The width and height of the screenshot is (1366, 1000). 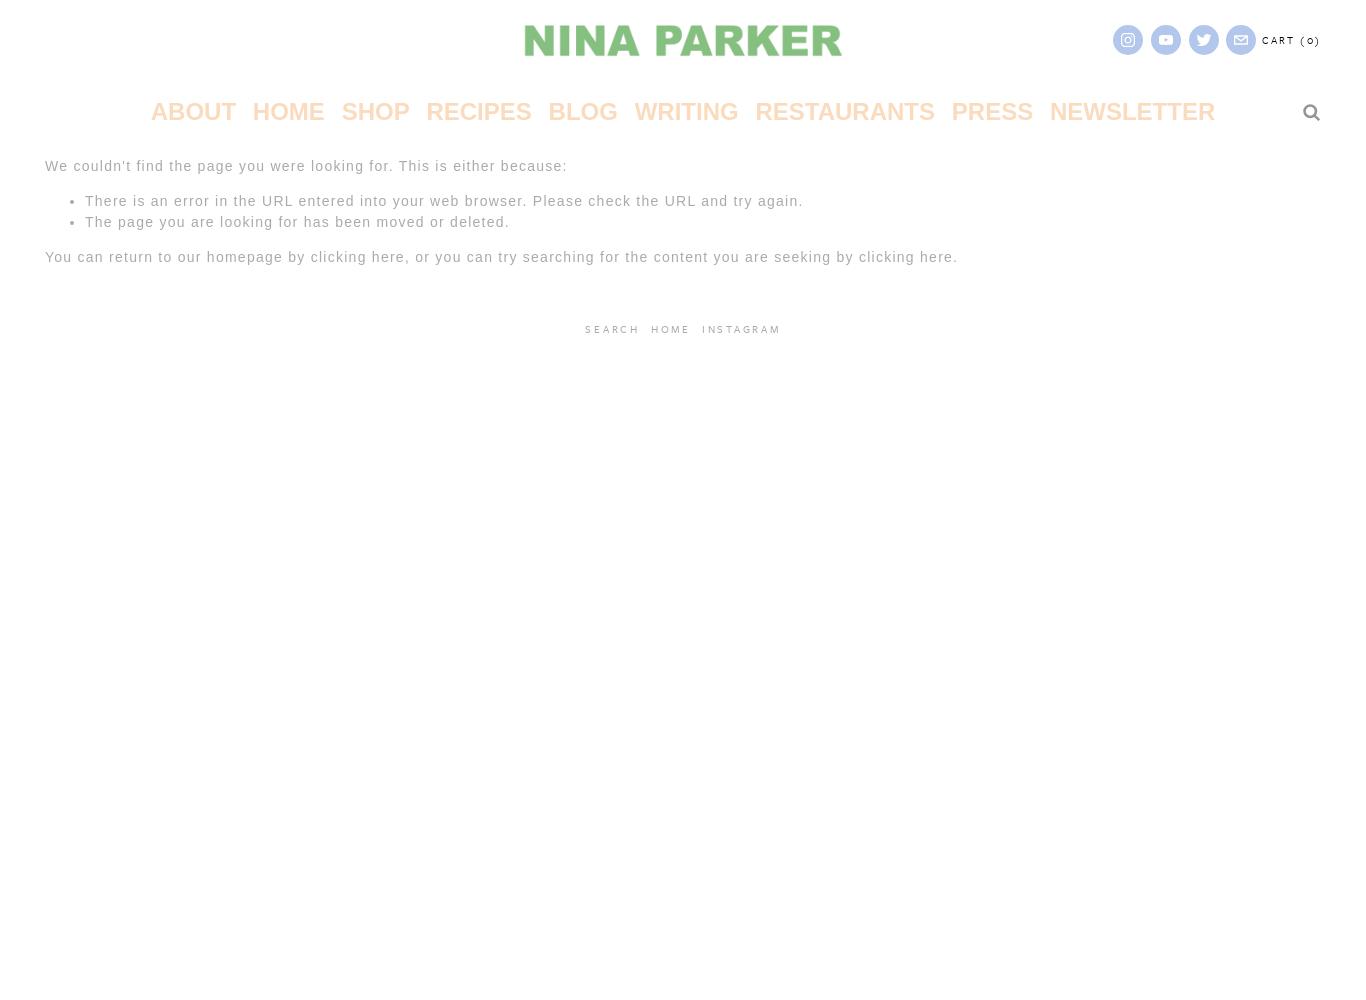 What do you see at coordinates (632, 110) in the screenshot?
I see `'WRITING'` at bounding box center [632, 110].